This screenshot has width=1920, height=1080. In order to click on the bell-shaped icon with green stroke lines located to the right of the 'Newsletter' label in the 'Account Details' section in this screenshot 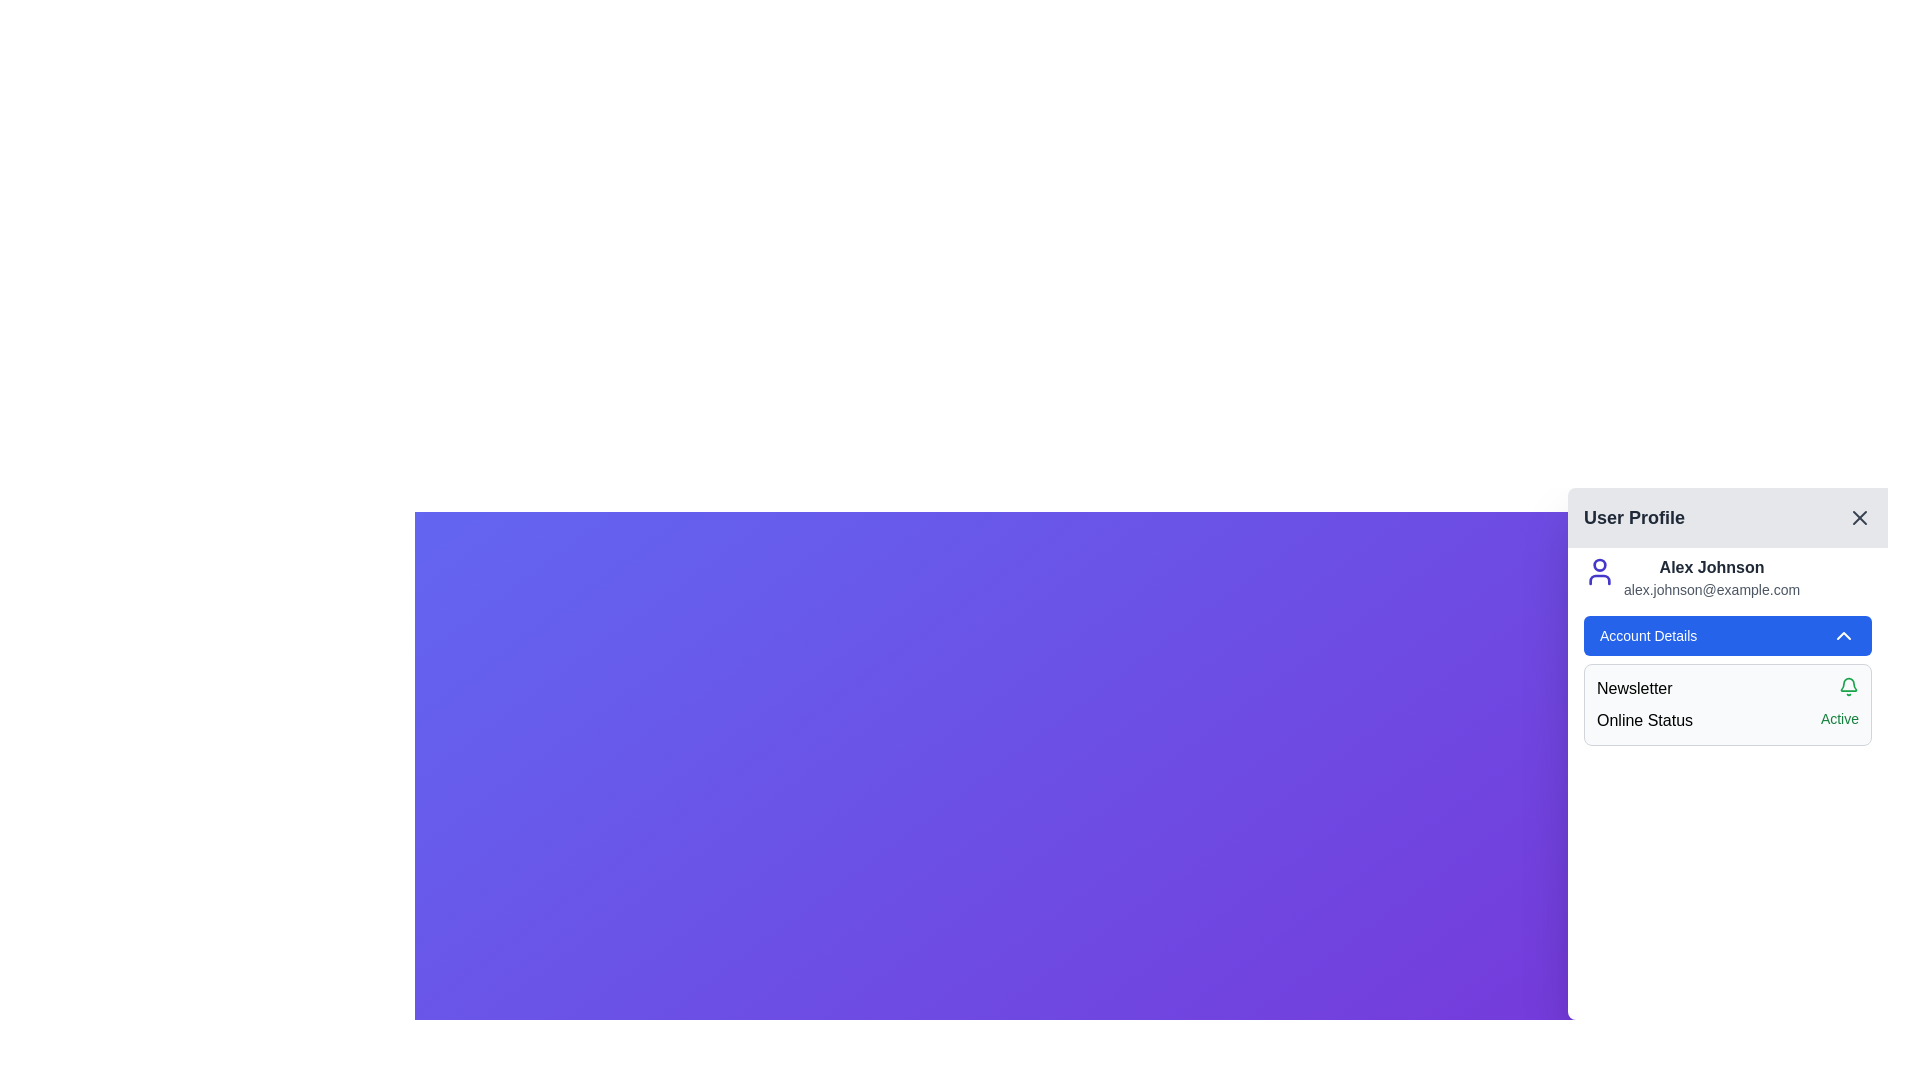, I will do `click(1847, 685)`.